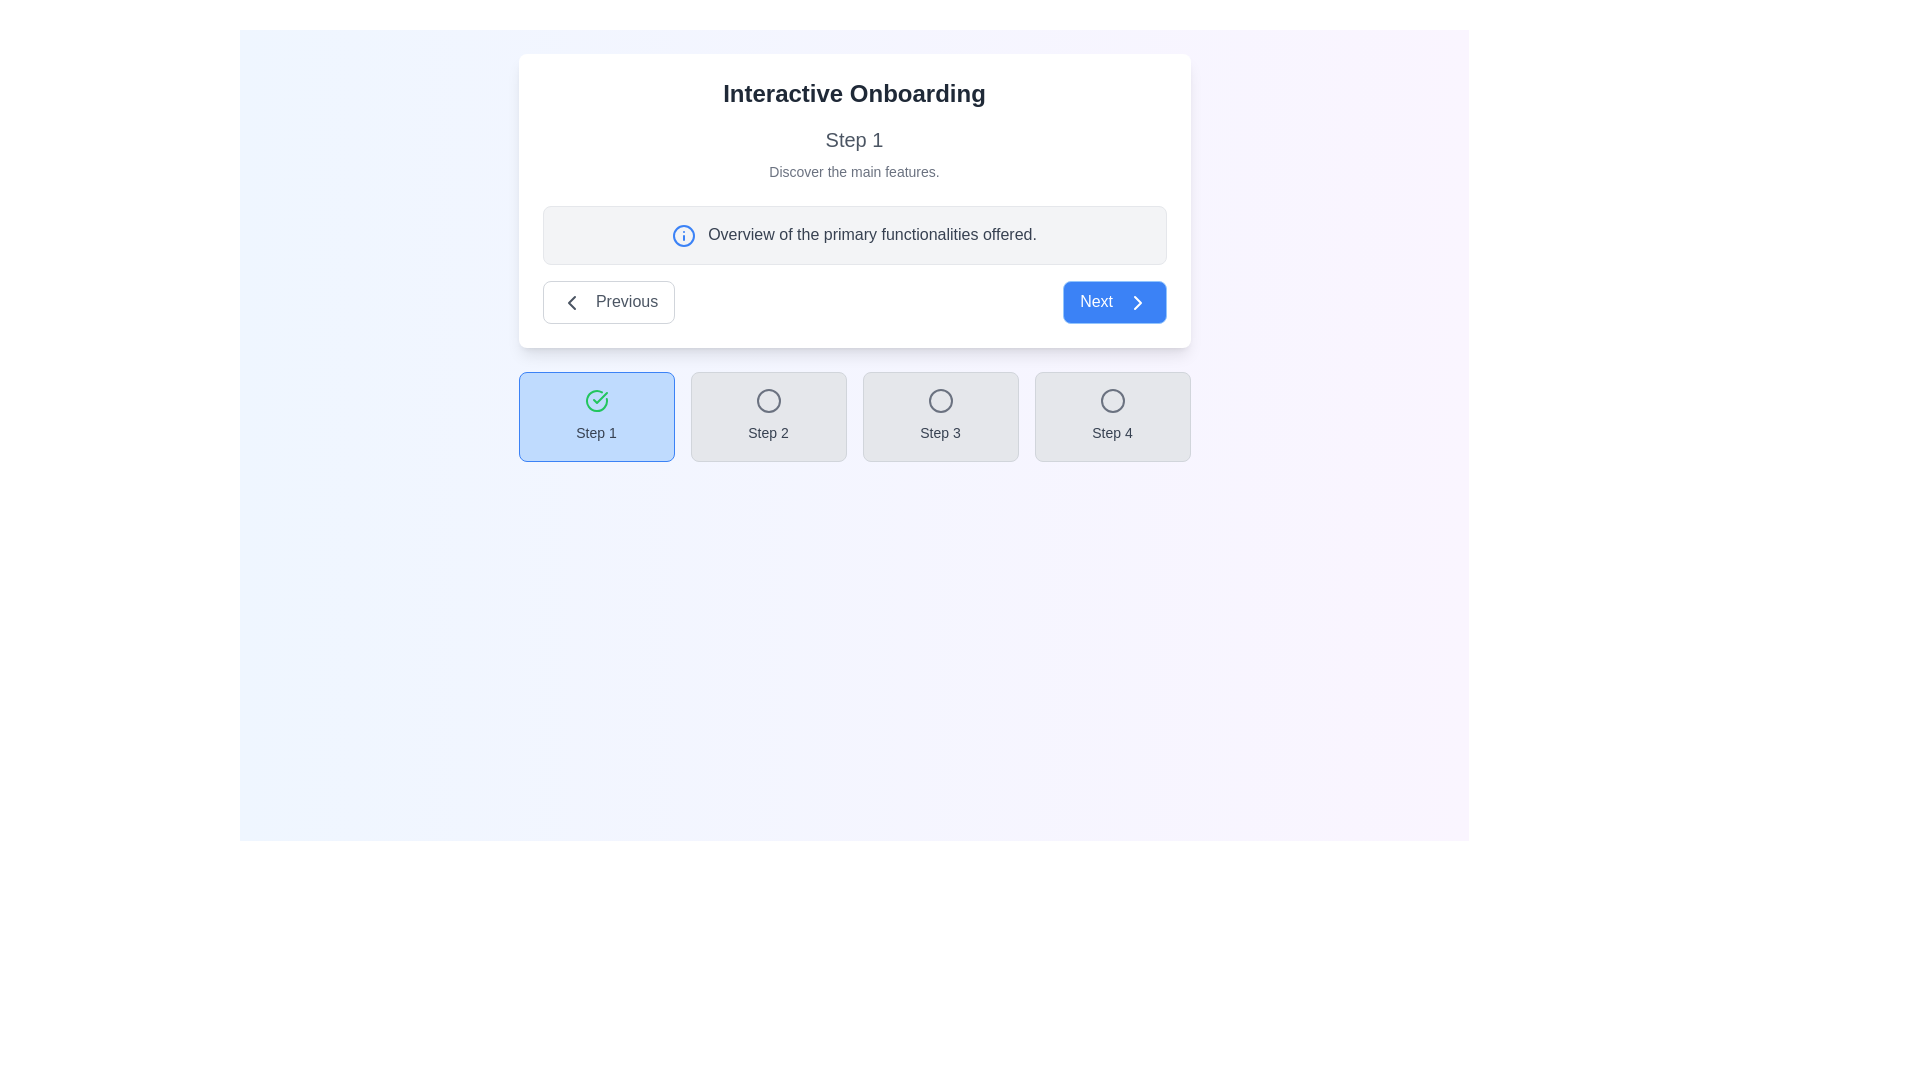 The height and width of the screenshot is (1080, 1920). What do you see at coordinates (1113, 302) in the screenshot?
I see `the blue 'Next' button located on the right side of the navigation buttons` at bounding box center [1113, 302].